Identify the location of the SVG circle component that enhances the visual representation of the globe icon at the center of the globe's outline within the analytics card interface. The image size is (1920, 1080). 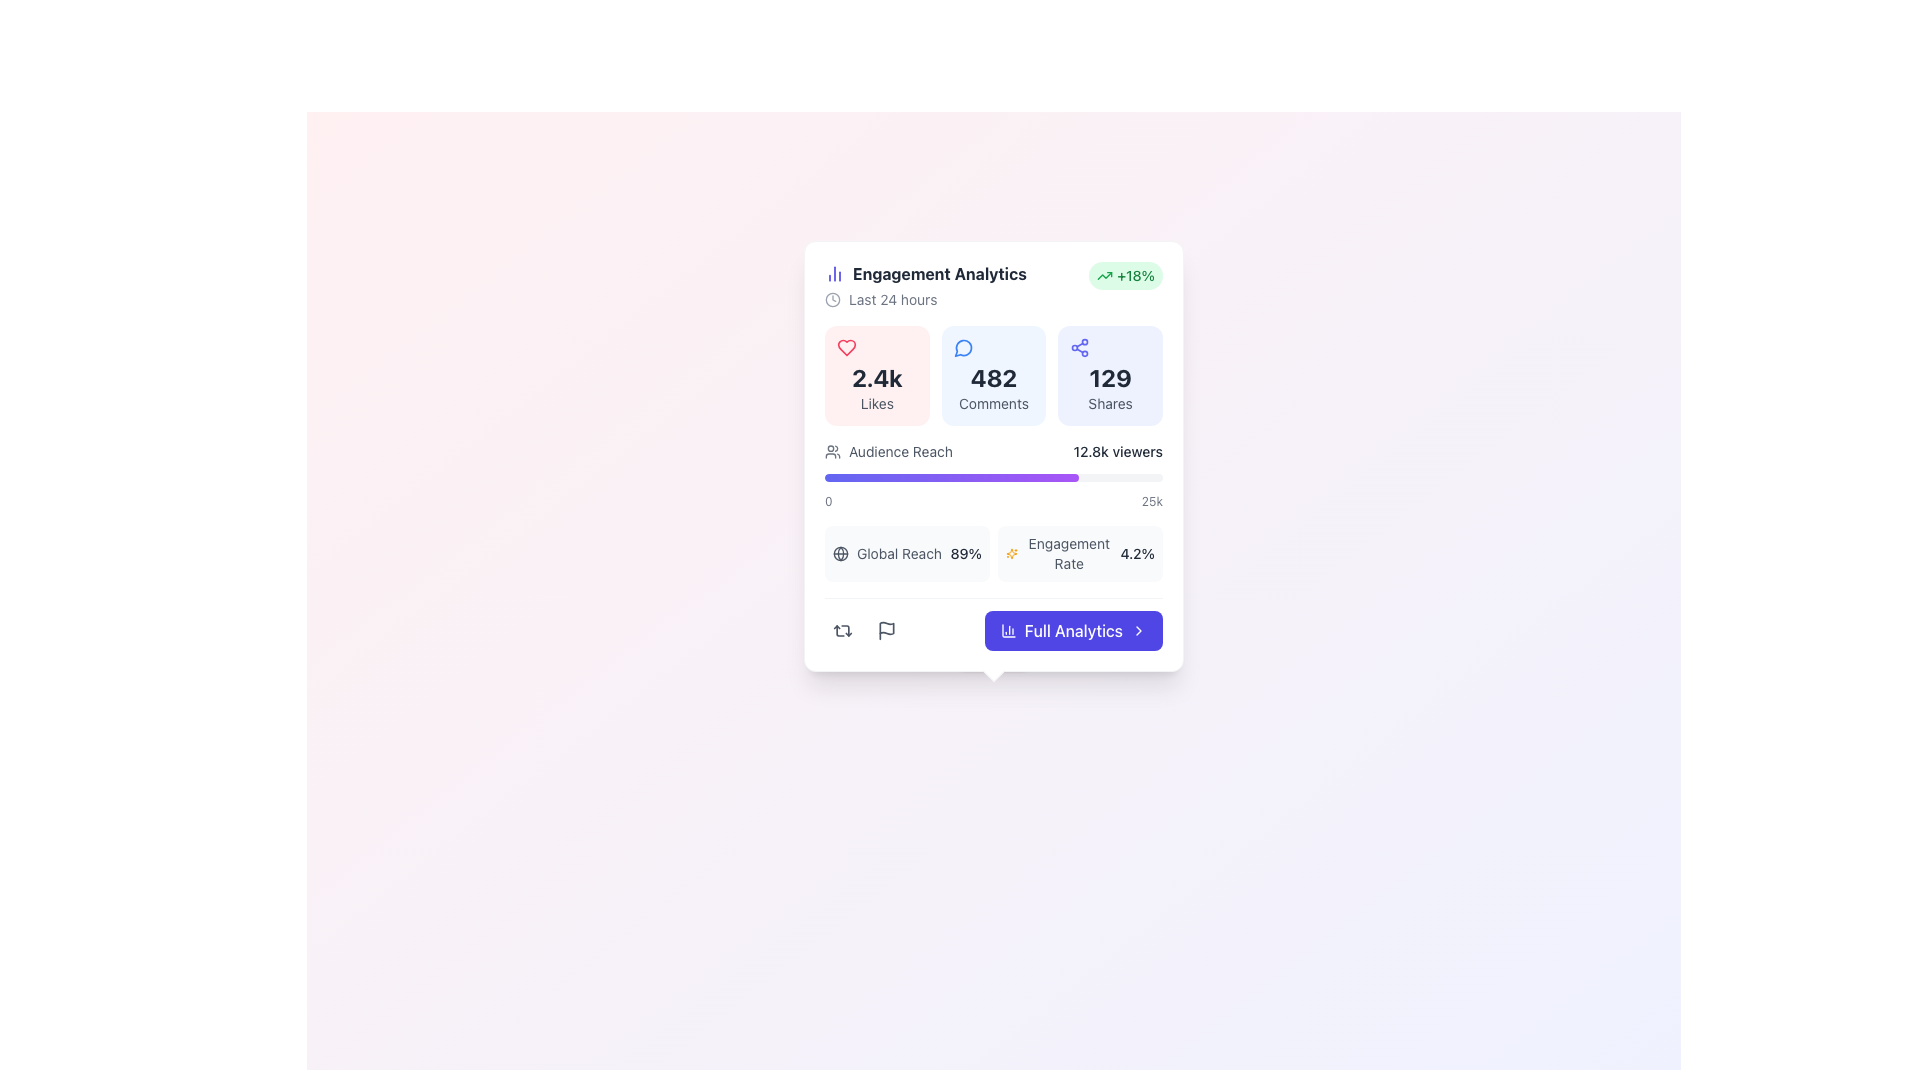
(840, 554).